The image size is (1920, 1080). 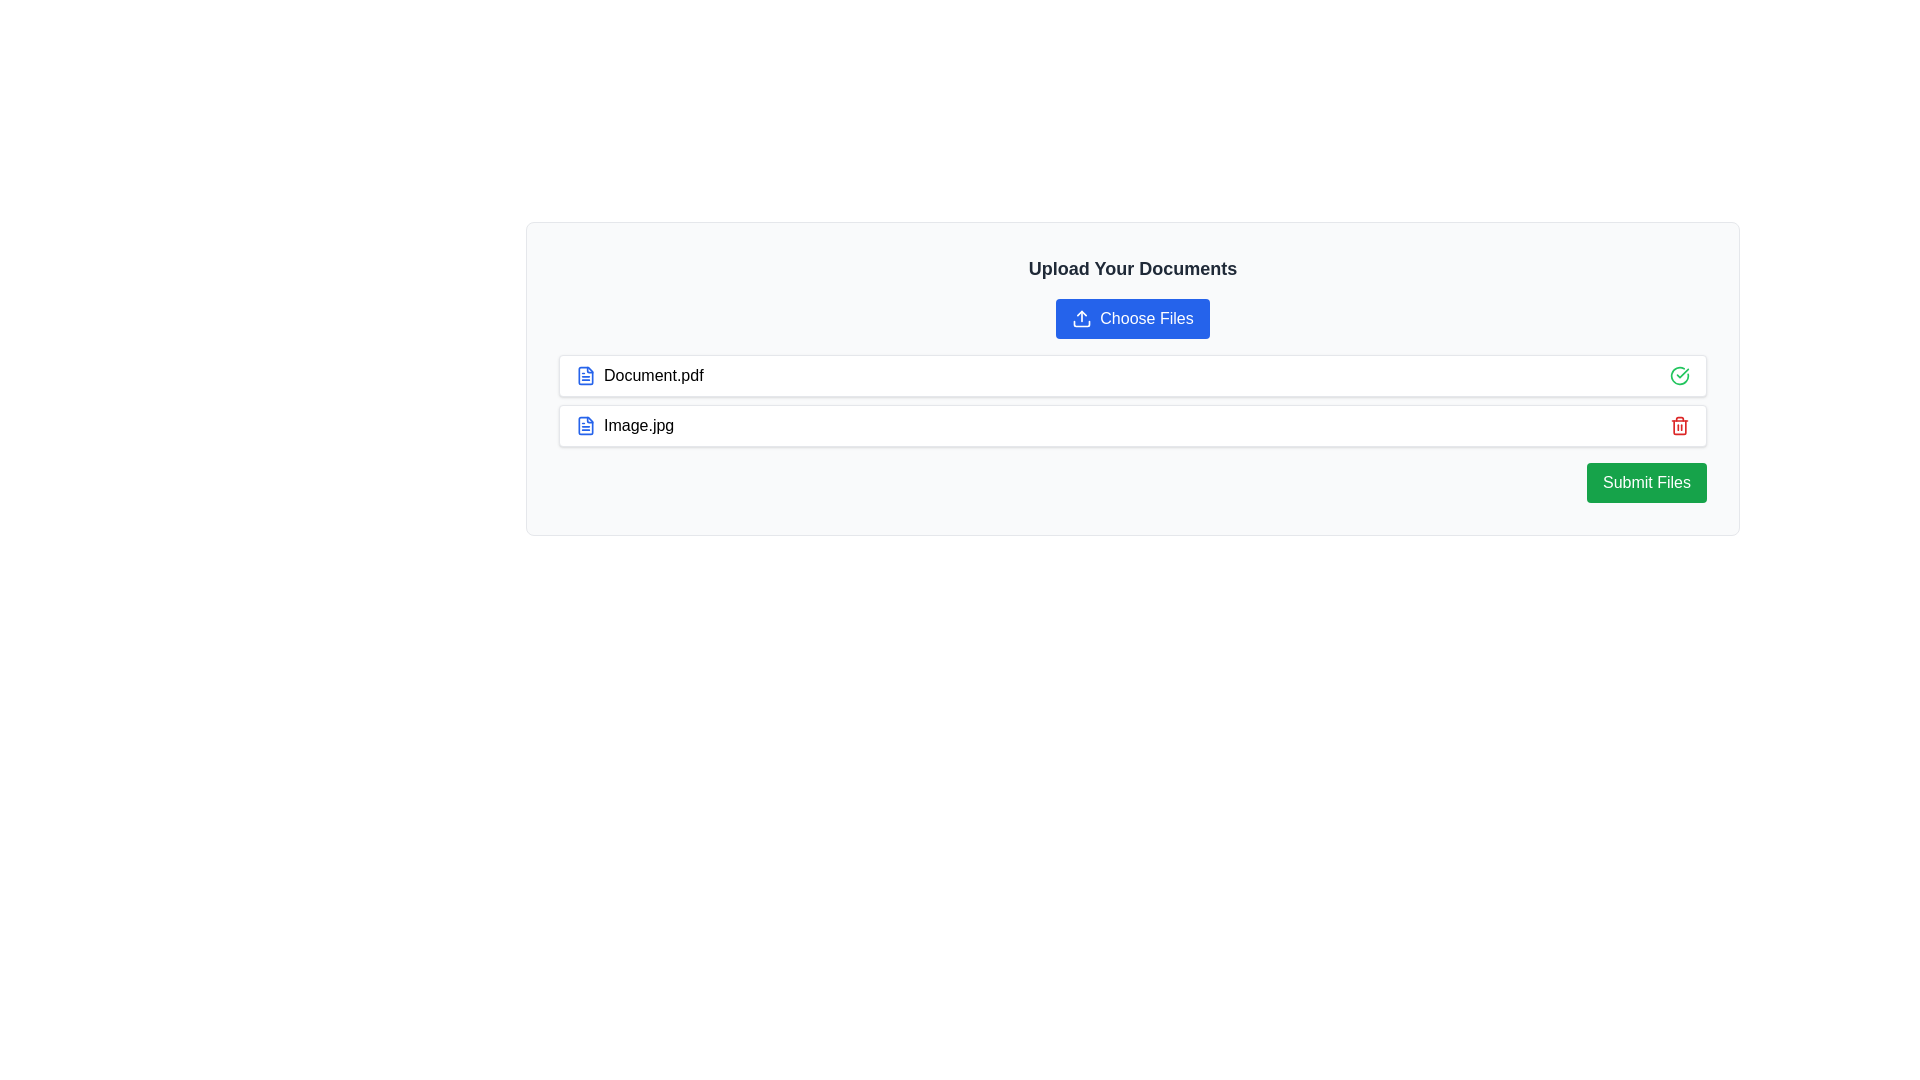 I want to click on the design of the upload icon located on the 'Choose Files' button, which is situated in the middle of the interface under the text 'Upload Your Documents.', so click(x=1081, y=318).